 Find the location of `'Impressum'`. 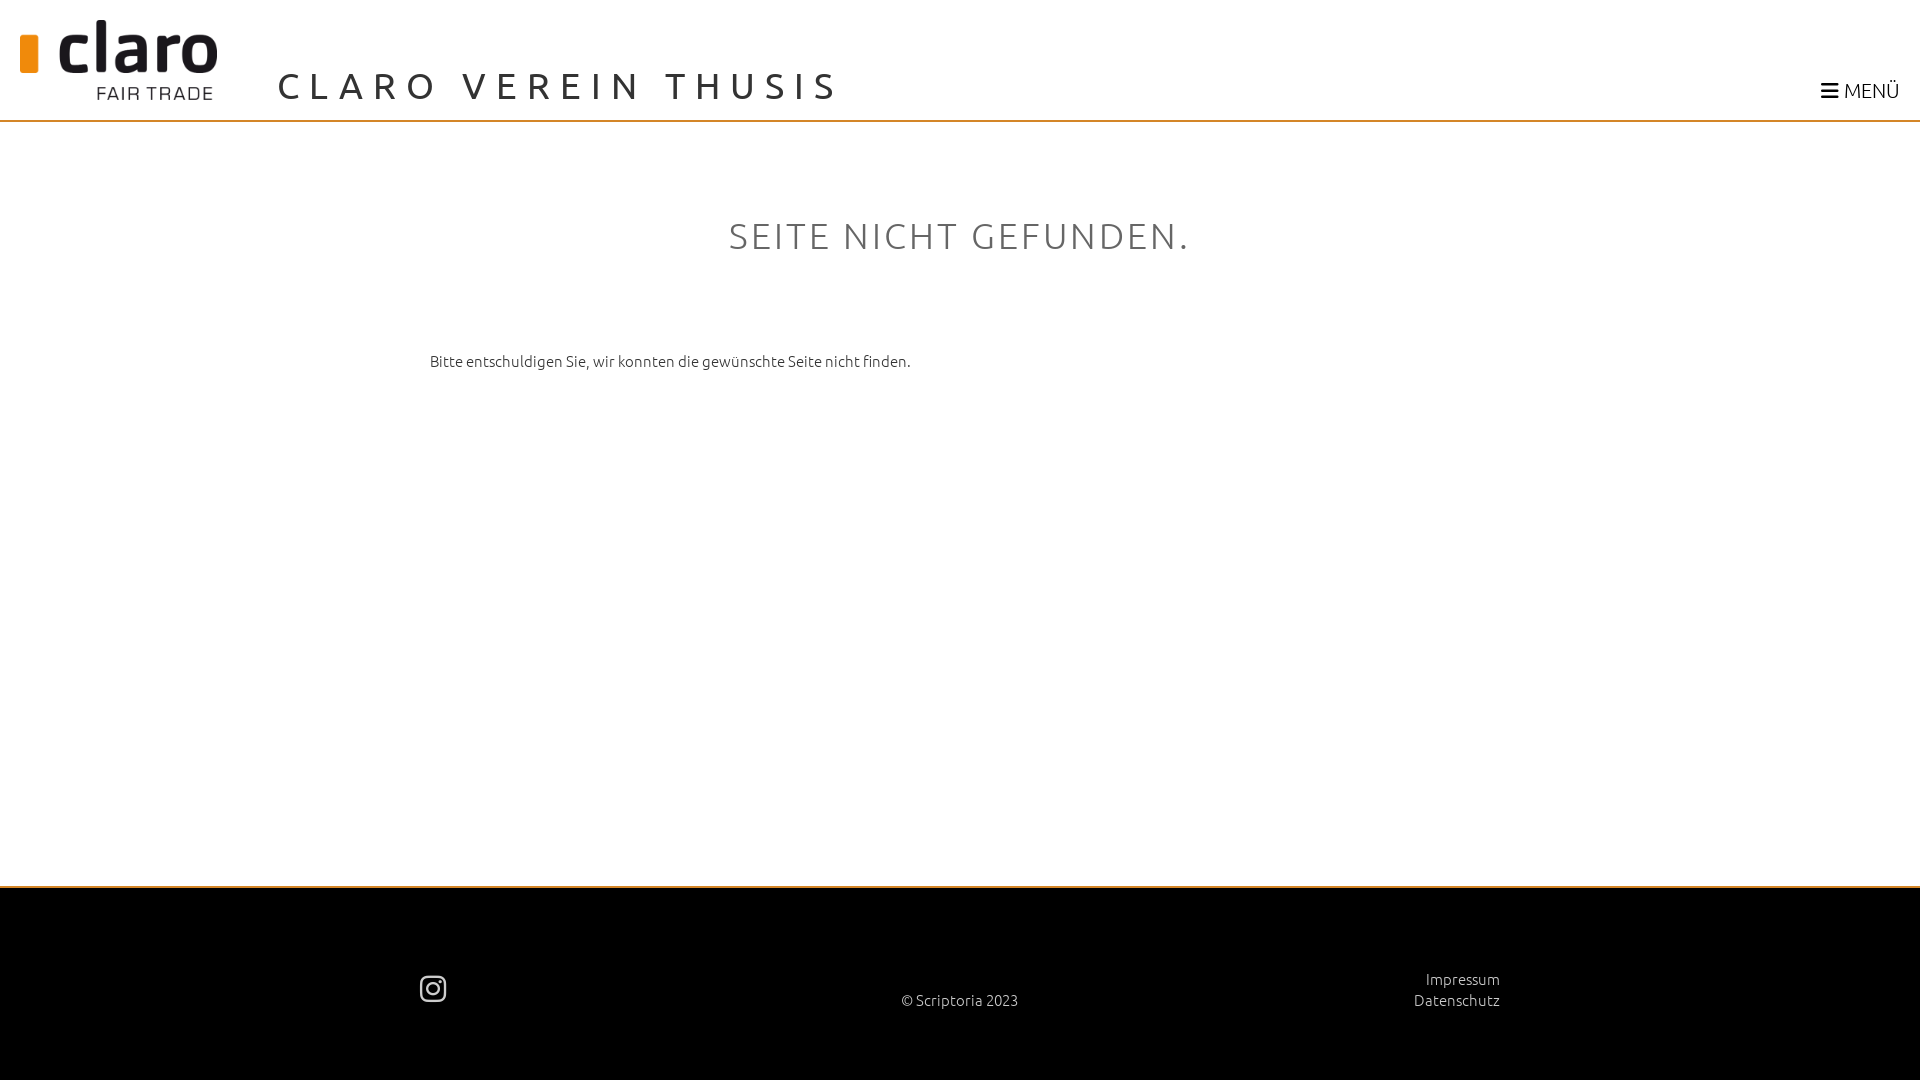

'Impressum' is located at coordinates (1463, 977).